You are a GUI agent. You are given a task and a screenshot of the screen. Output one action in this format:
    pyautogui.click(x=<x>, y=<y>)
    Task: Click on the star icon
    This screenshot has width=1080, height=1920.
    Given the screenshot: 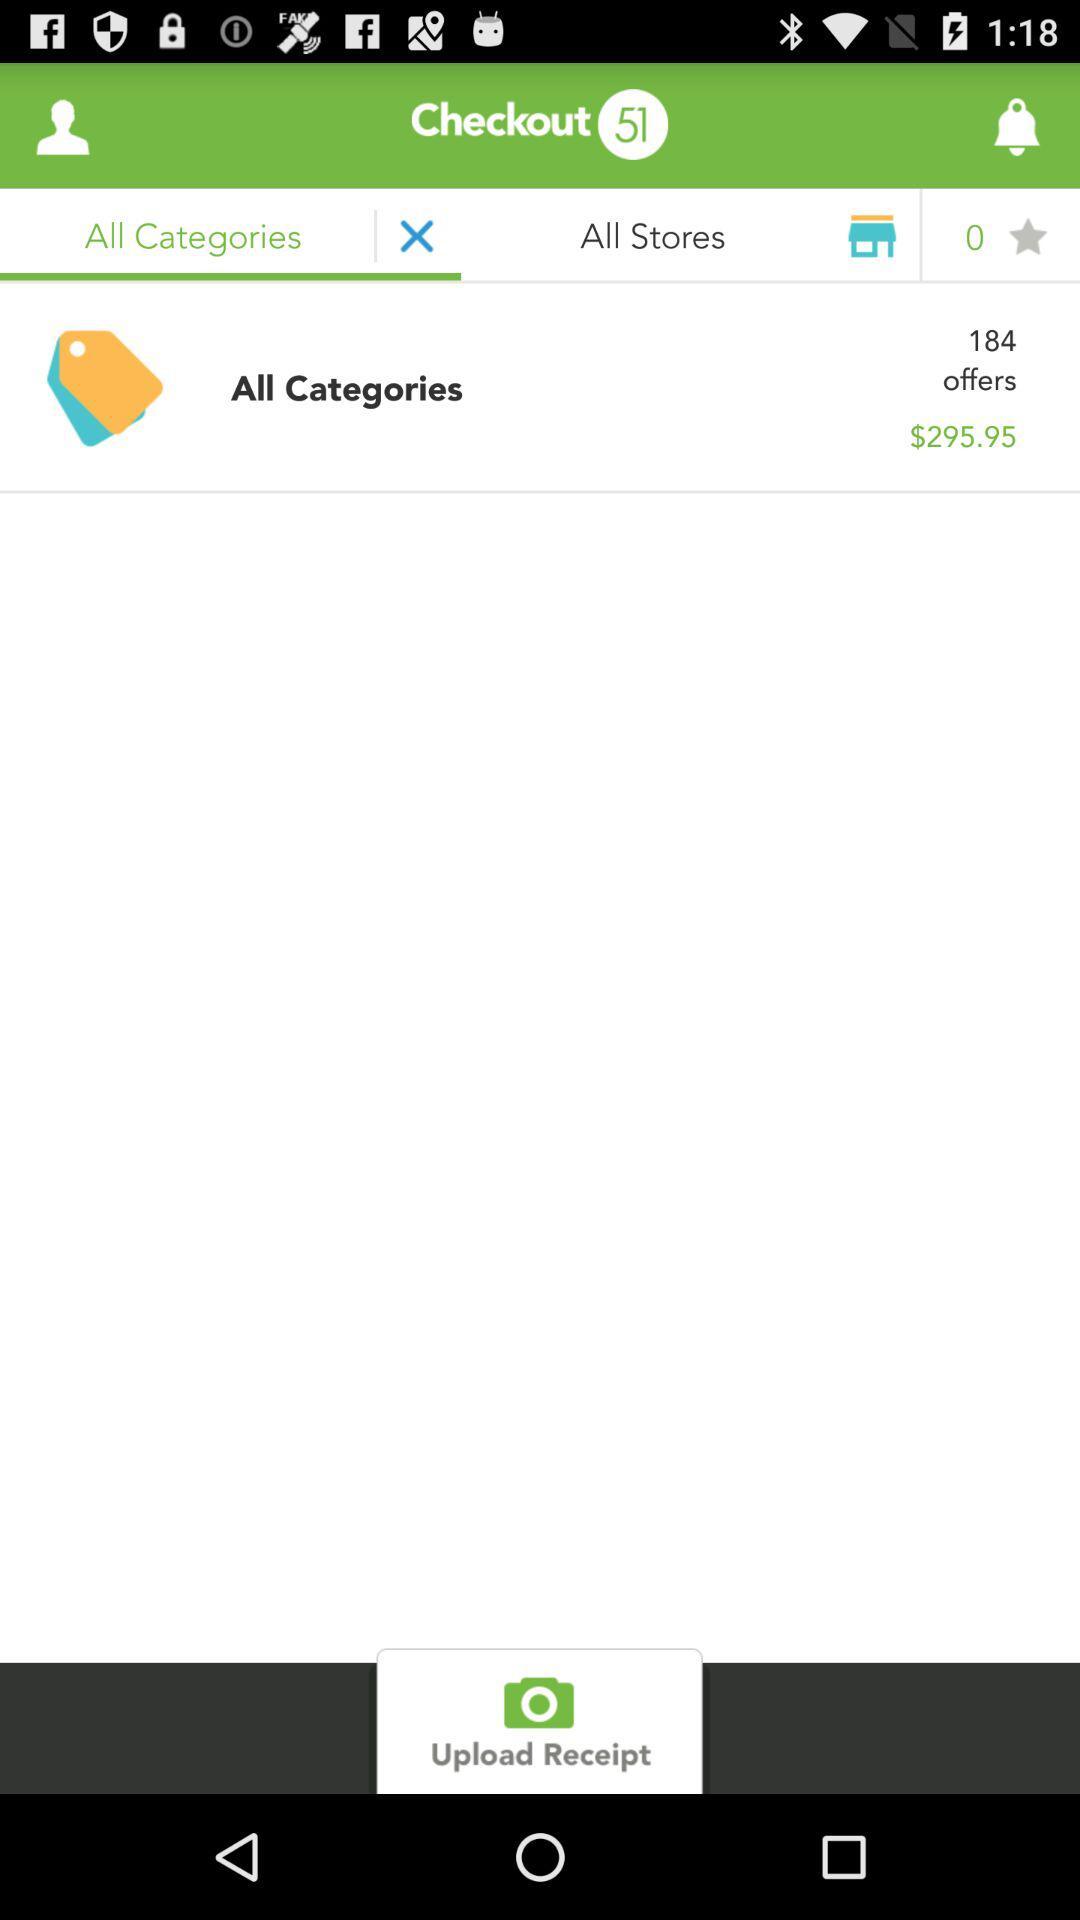 What is the action you would take?
    pyautogui.click(x=1027, y=236)
    